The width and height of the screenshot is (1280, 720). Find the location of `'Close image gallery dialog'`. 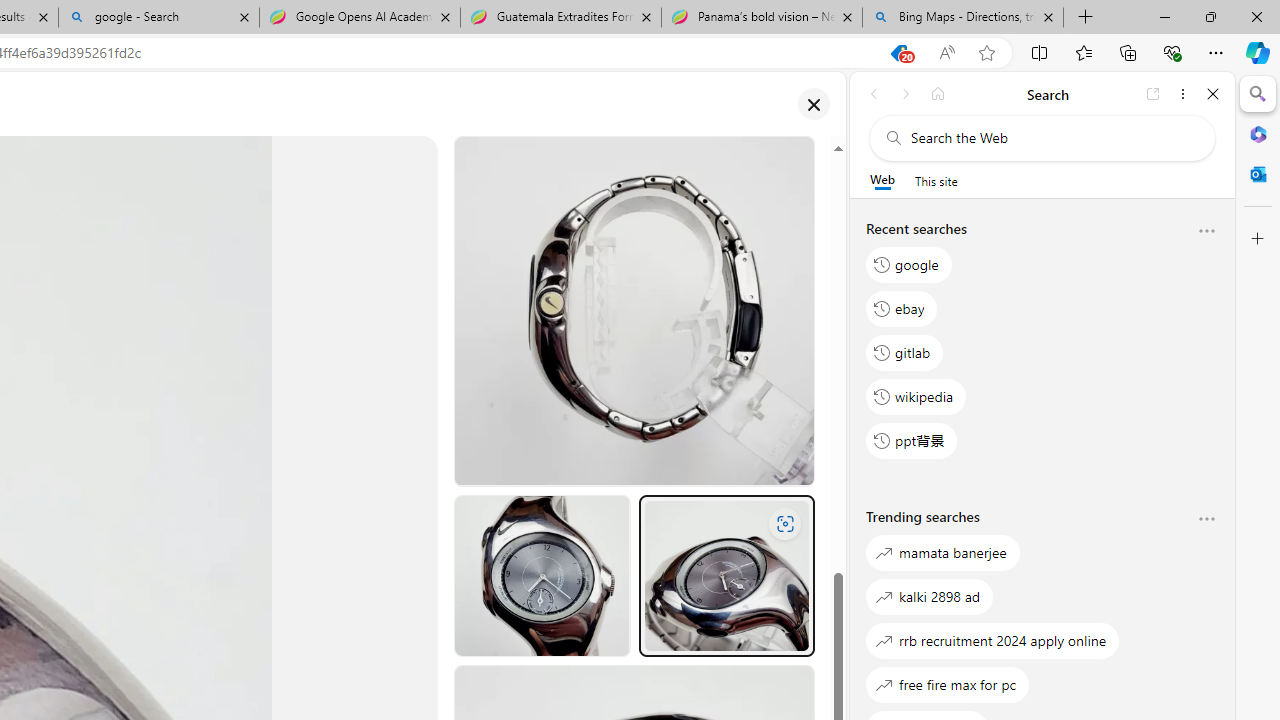

'Close image gallery dialog' is located at coordinates (813, 104).